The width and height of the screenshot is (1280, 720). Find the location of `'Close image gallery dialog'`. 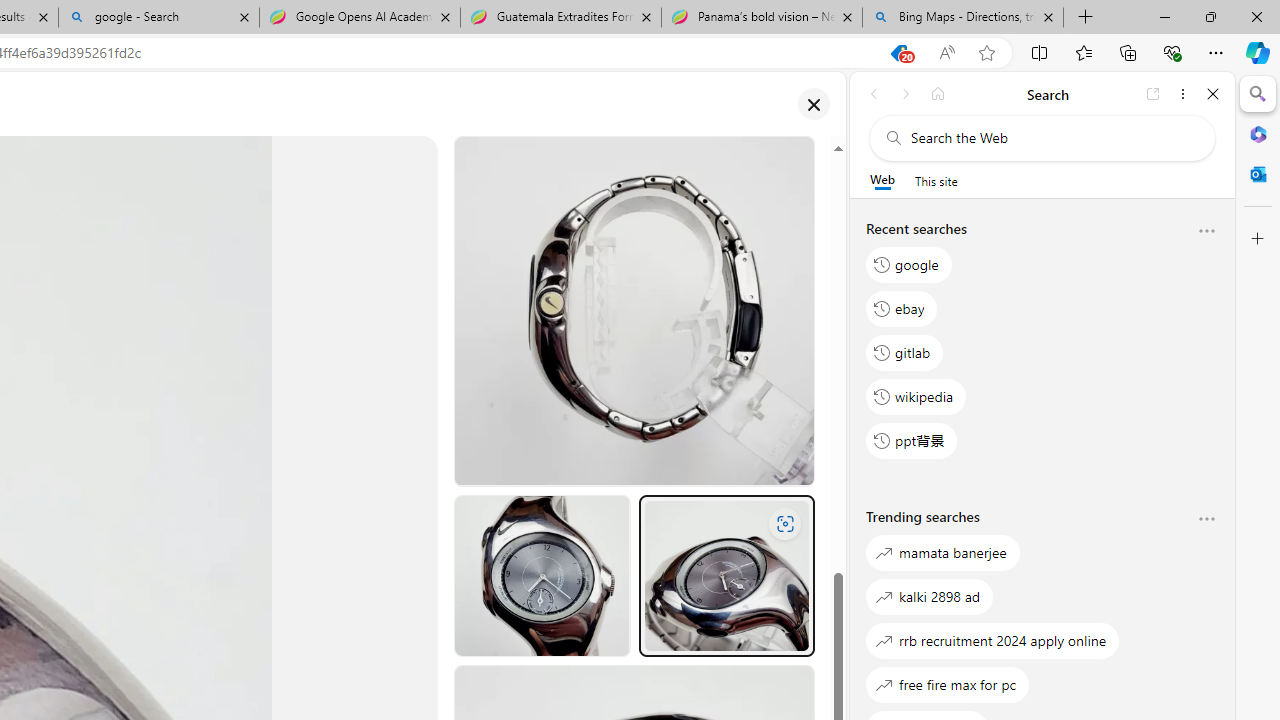

'Close image gallery dialog' is located at coordinates (813, 104).